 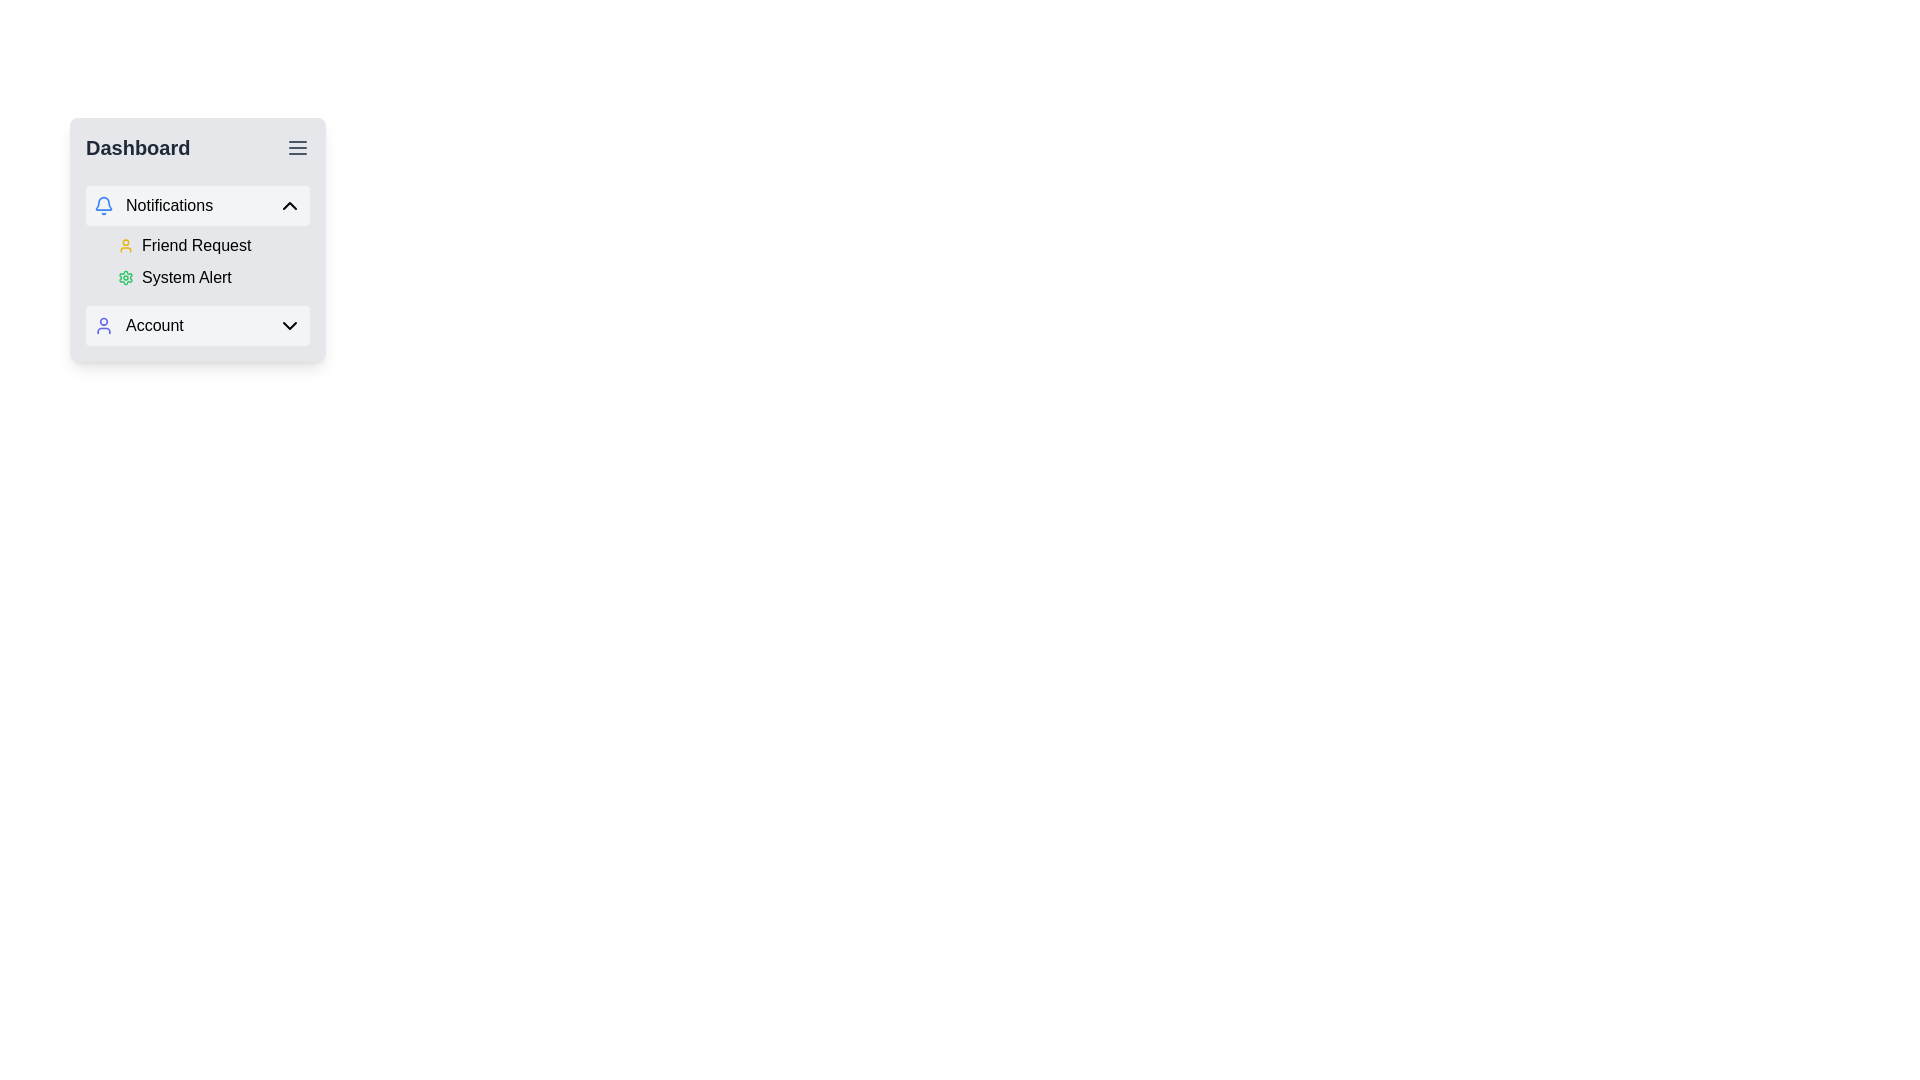 I want to click on the List group containing 'Friend Request' and 'System Alert' items in the Notifications section of the dashboard, so click(x=197, y=261).